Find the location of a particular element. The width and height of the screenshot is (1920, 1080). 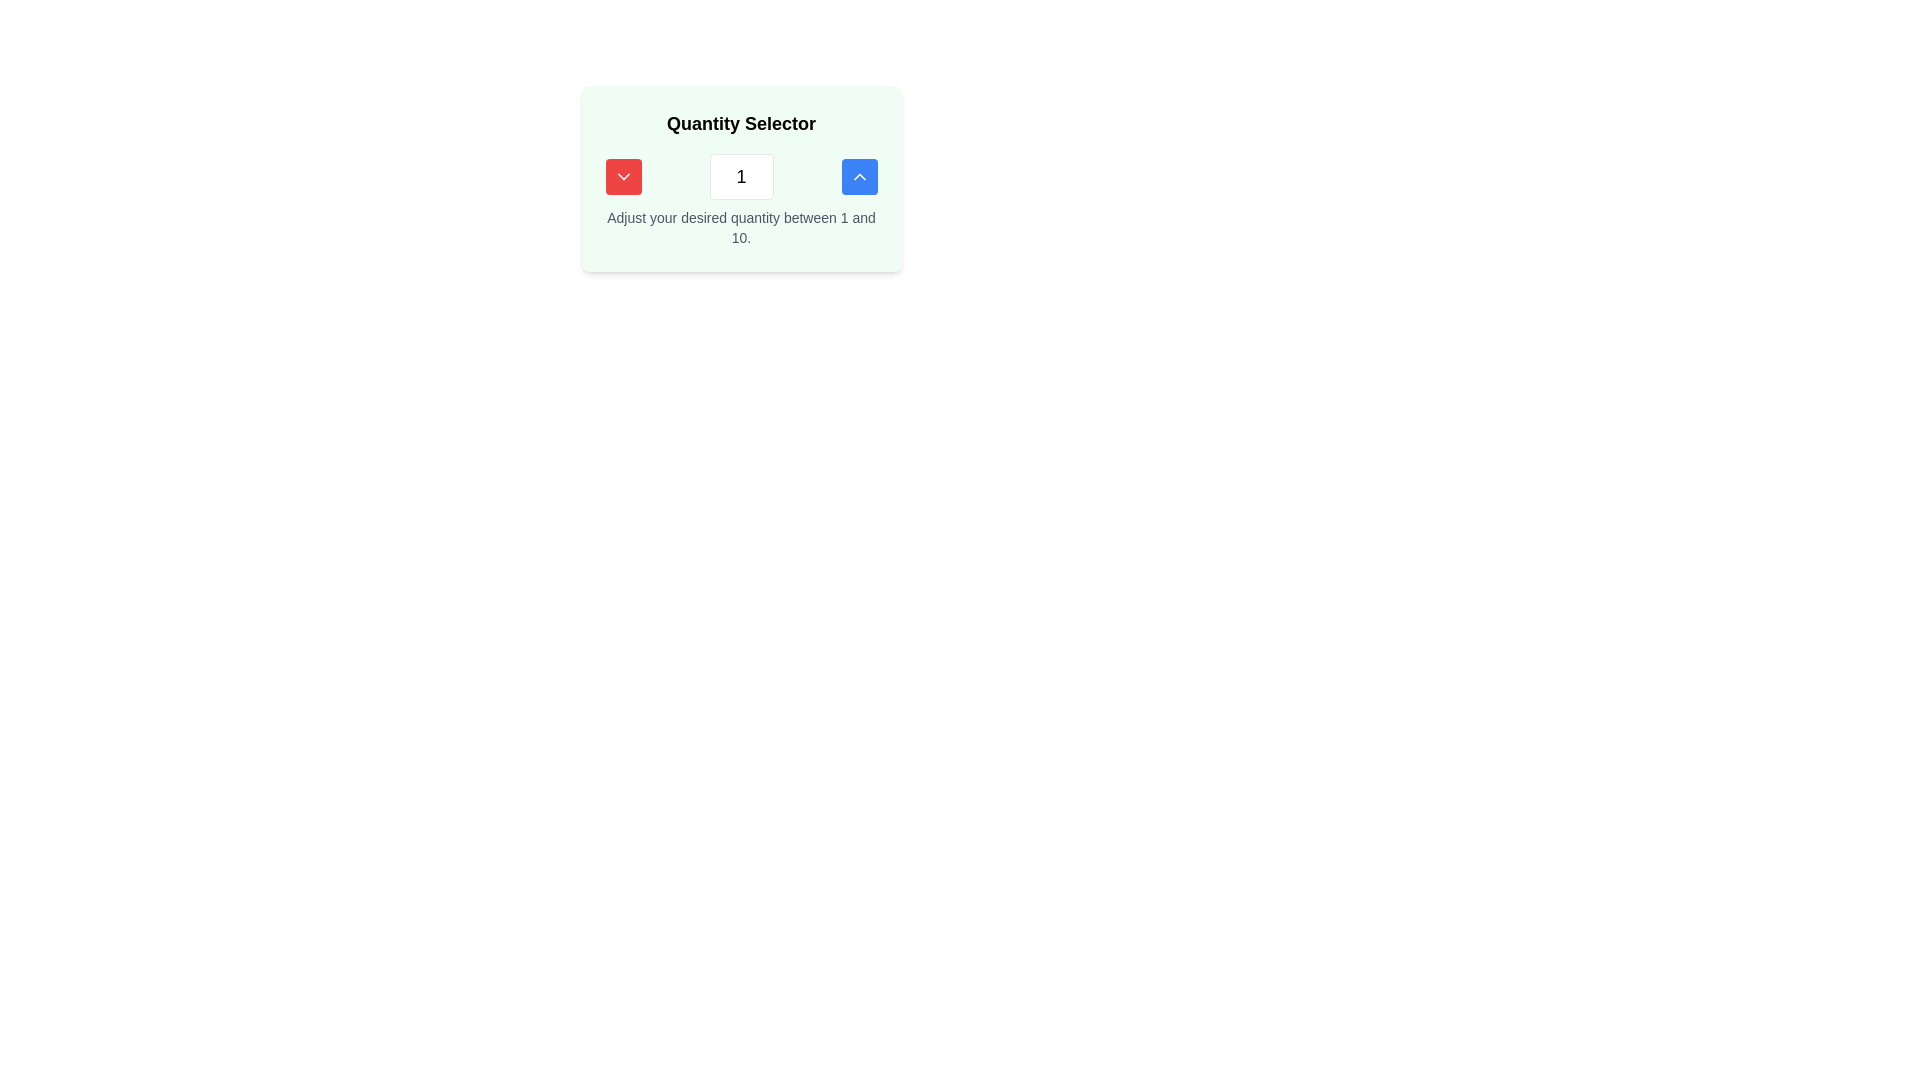

the rectangular text input field displaying the value '1' to focus on it is located at coordinates (740, 176).